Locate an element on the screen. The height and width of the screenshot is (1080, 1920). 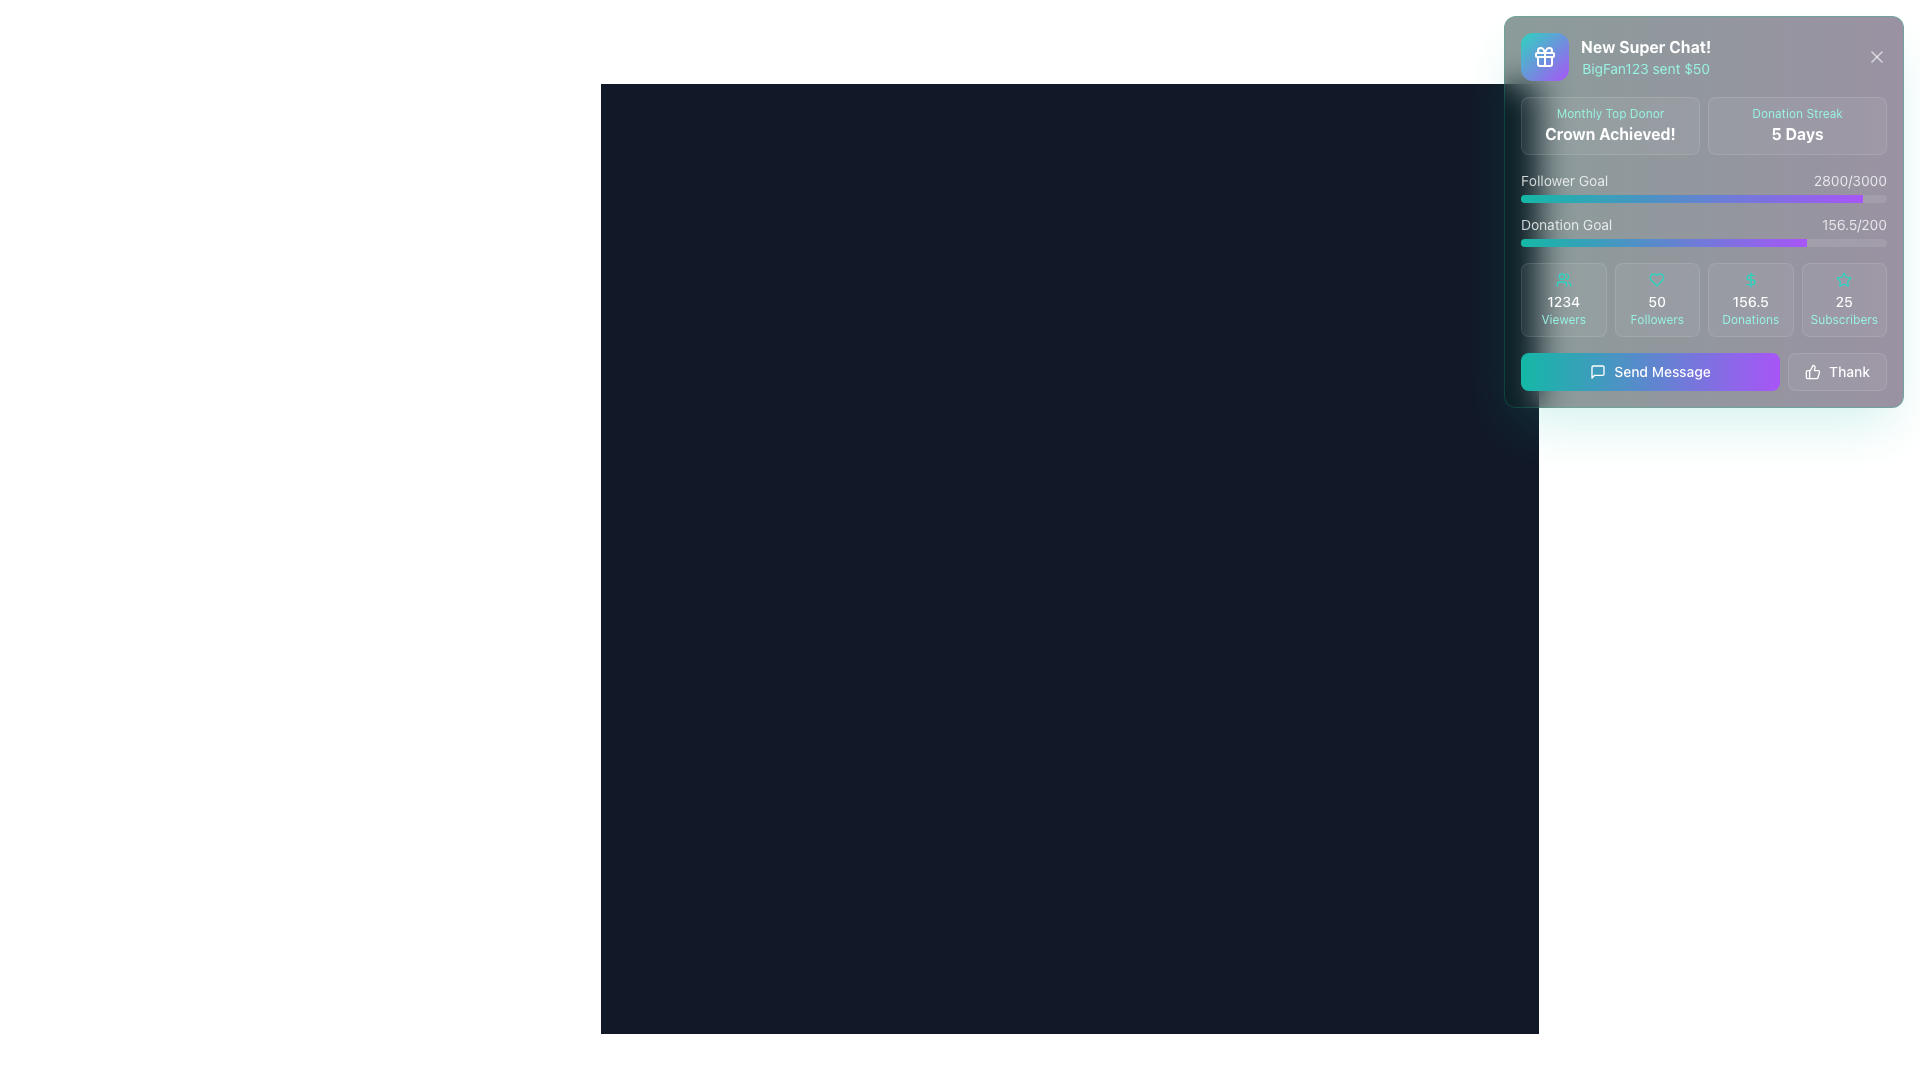
the grid-based information display component that contains numerical values and labels such as '1234 Viewers,' '50 Followers,' '156.5 Donations,' and '25 Subscribers.' is located at coordinates (1703, 300).